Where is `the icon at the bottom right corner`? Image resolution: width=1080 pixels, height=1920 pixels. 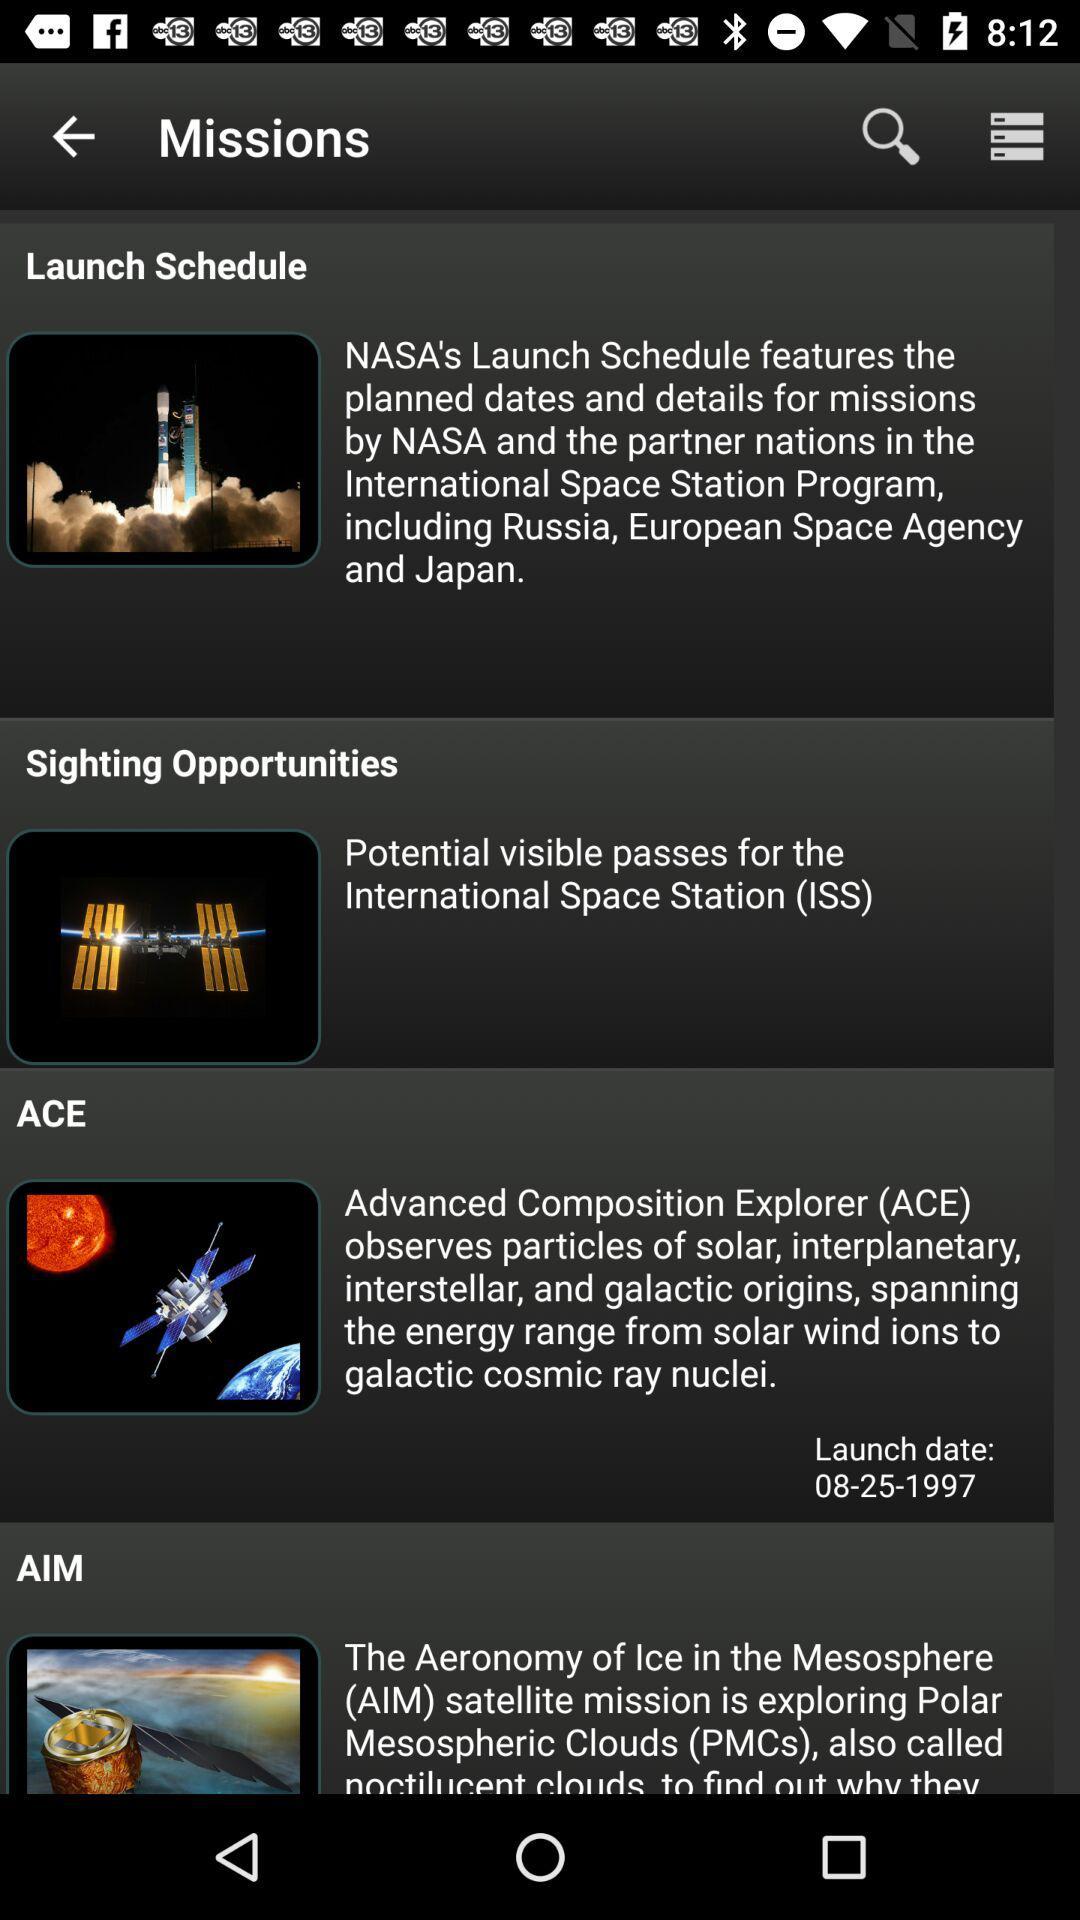
the icon at the bottom right corner is located at coordinates (919, 1473).